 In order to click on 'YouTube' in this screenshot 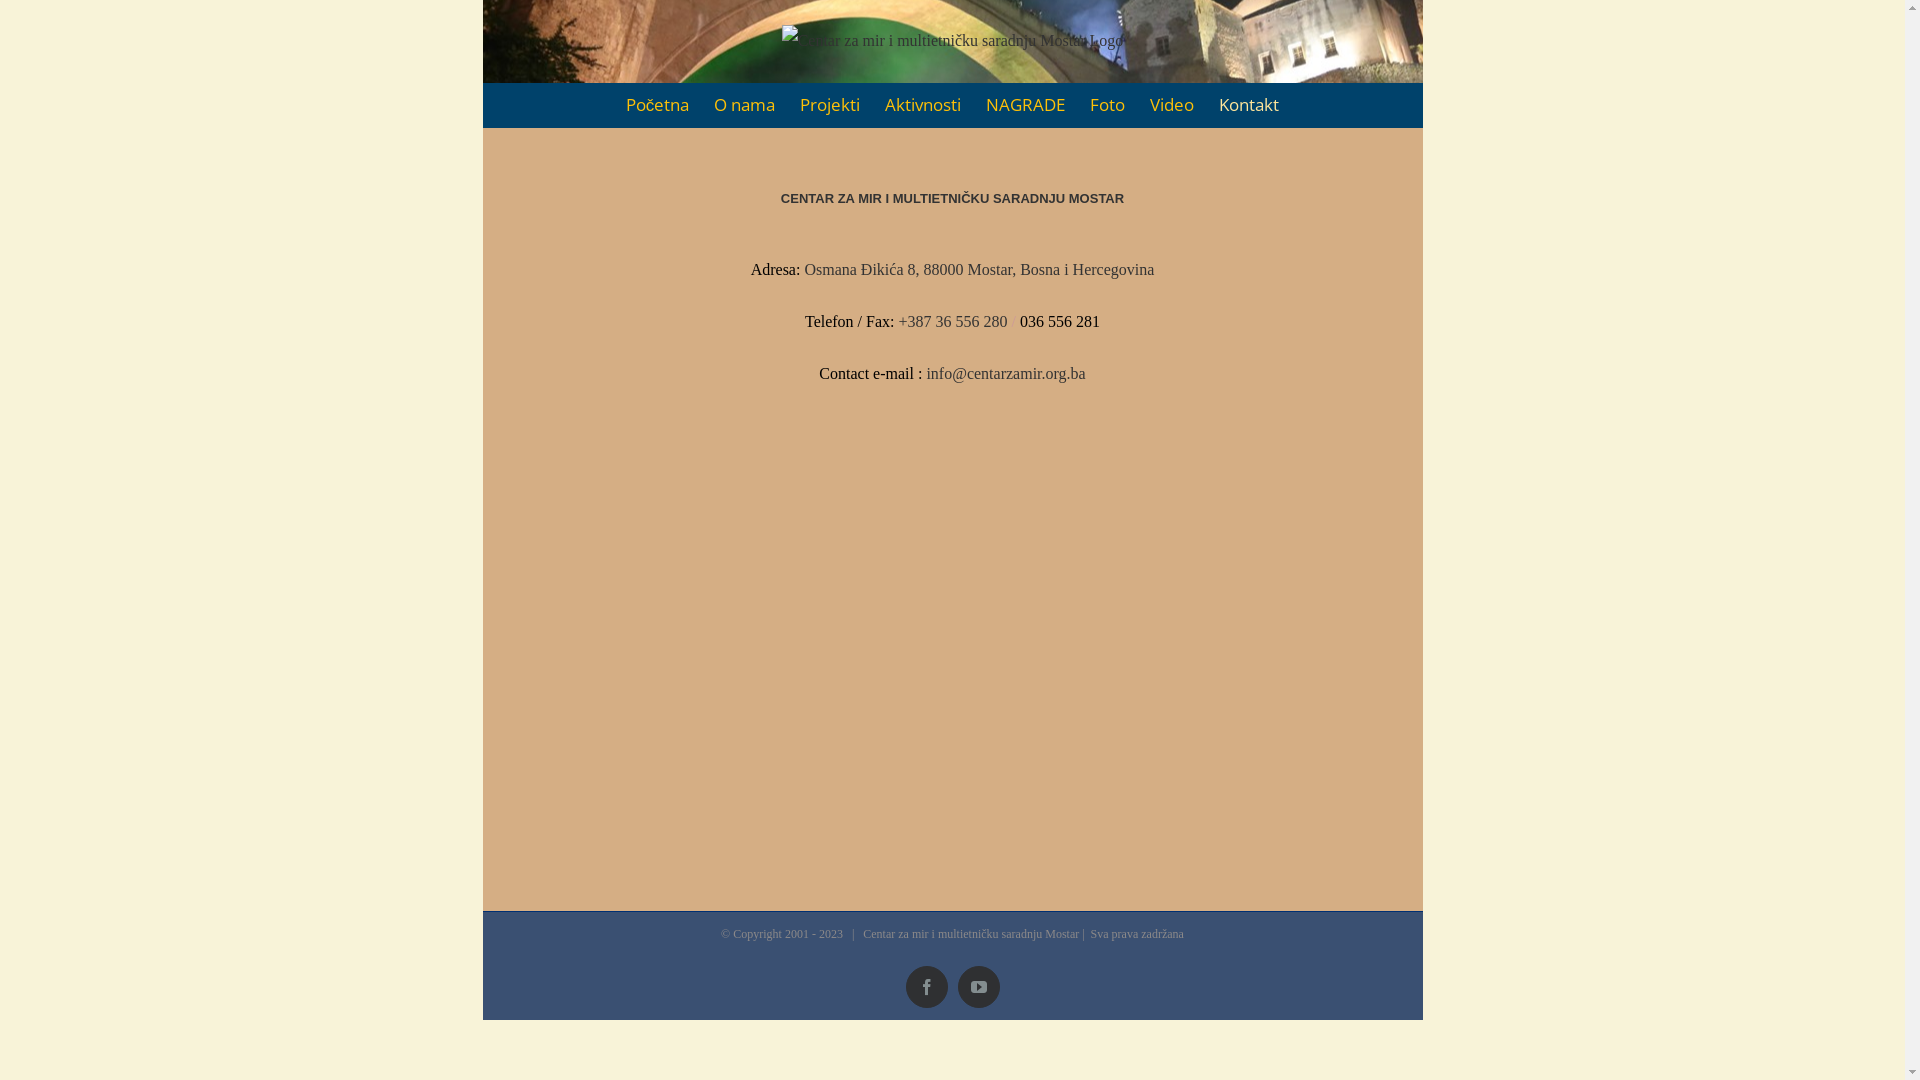, I will do `click(957, 986)`.